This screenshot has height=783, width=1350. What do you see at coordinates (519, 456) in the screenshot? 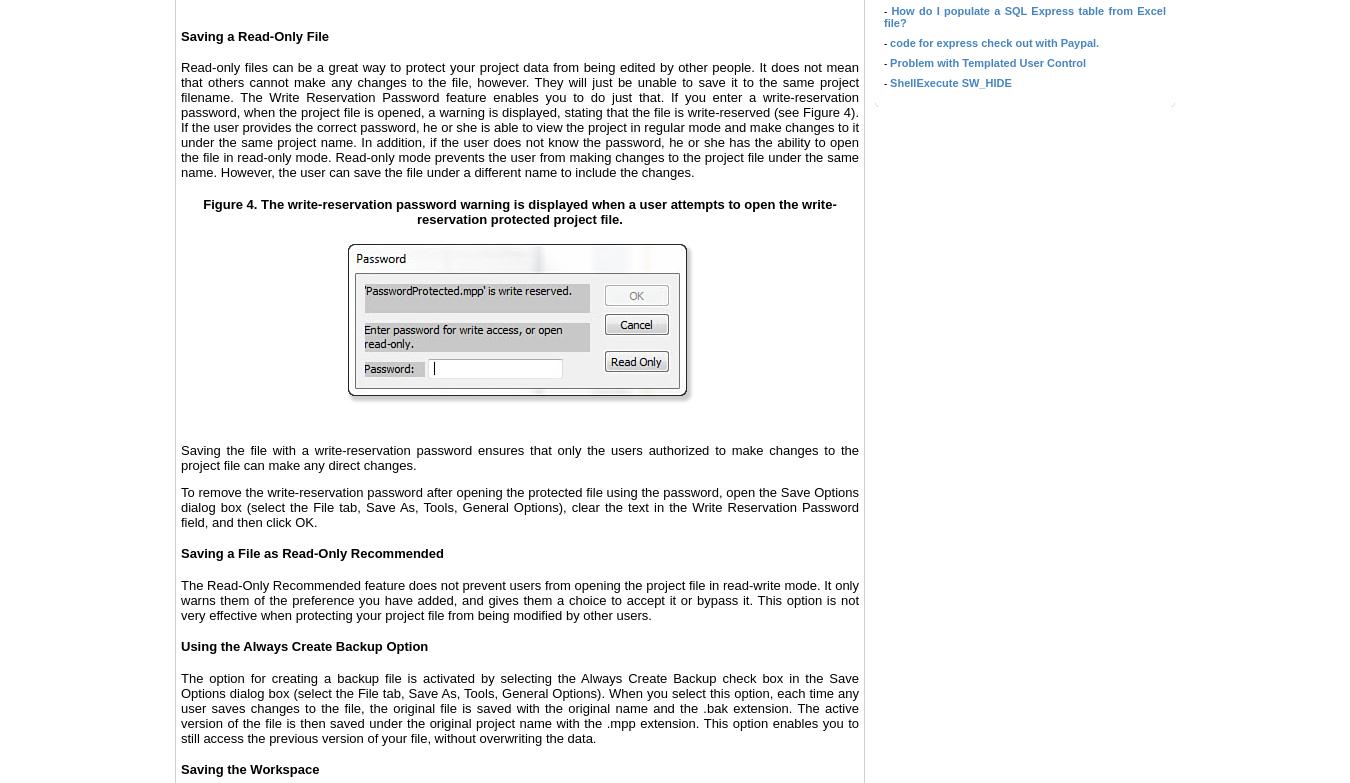
I see `'Saving the file with a
write-reservation password ensures that only the users authorized to
make changes to the project file can make any direct changes.'` at bounding box center [519, 456].